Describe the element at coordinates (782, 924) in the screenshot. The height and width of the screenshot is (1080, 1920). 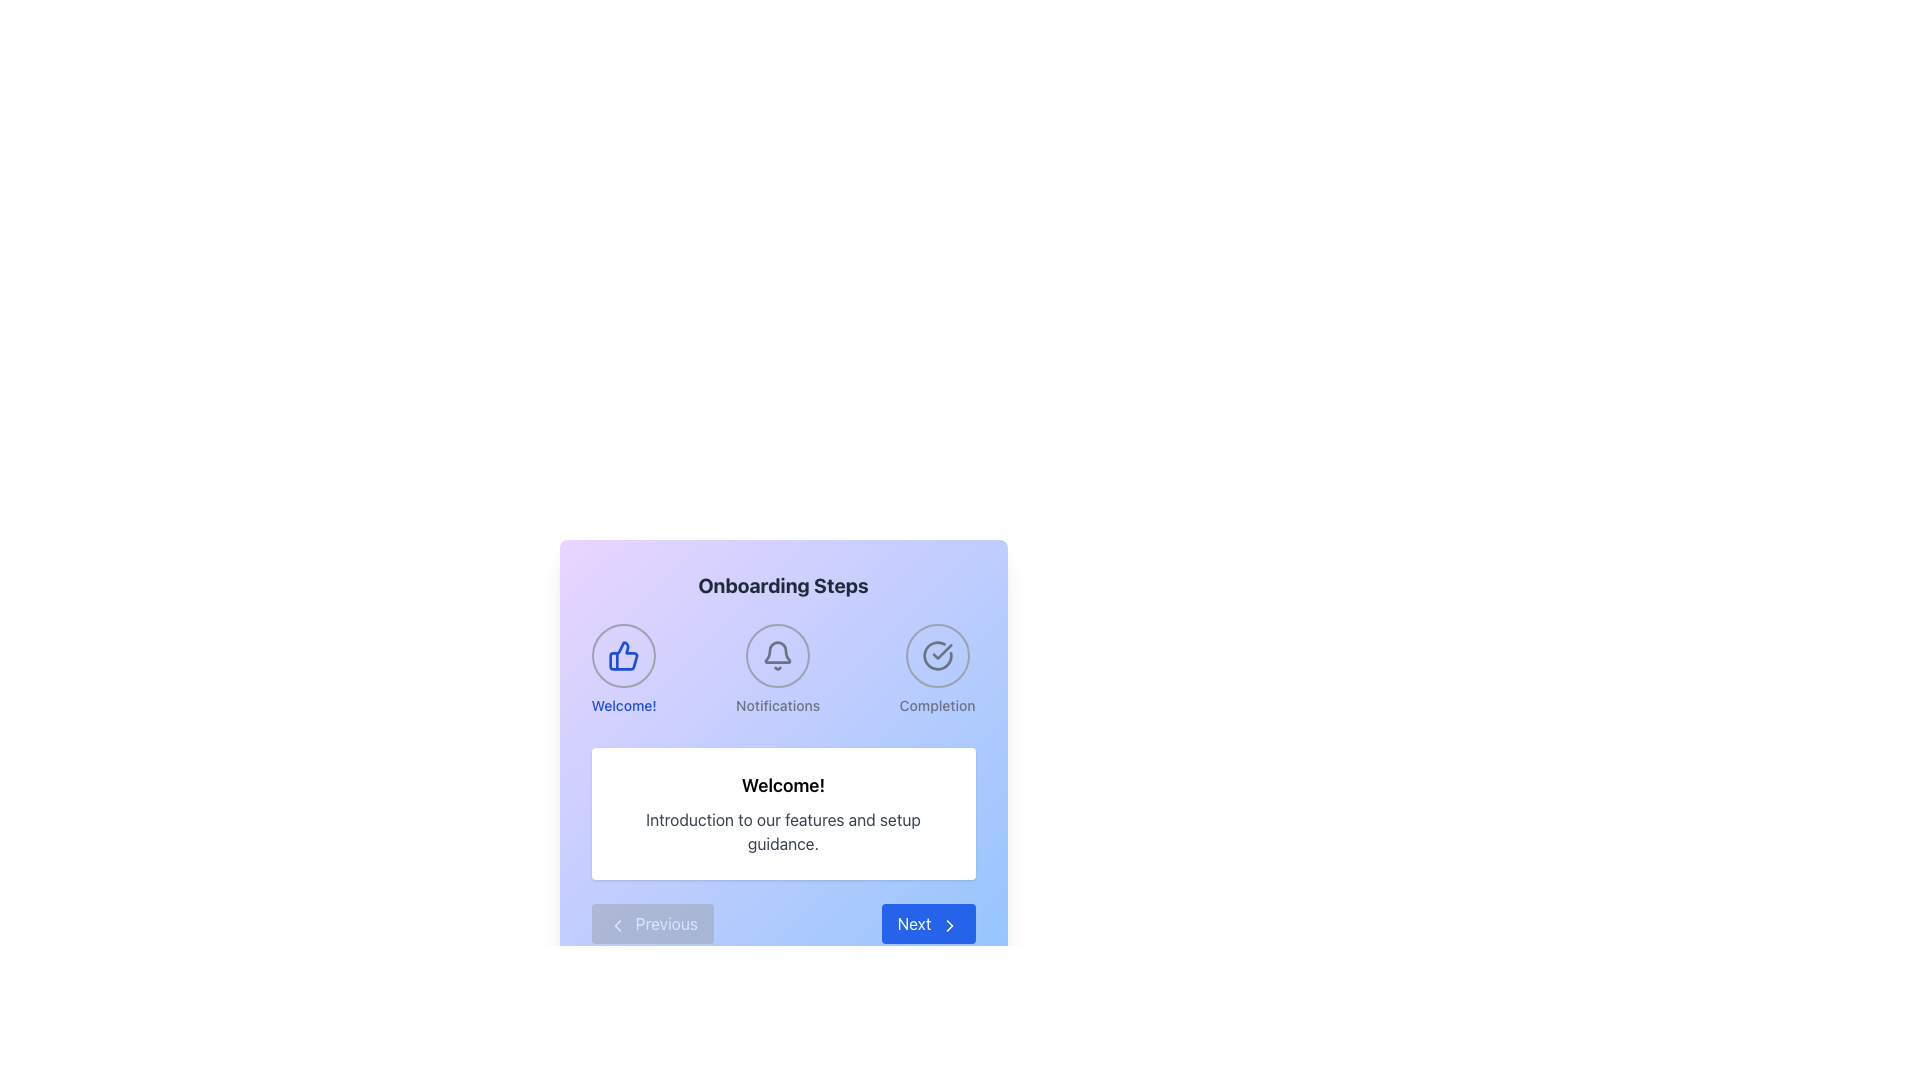
I see `the 'Next' button on the navigation bar located at the bottom of the onboarding panel to proceed` at that location.